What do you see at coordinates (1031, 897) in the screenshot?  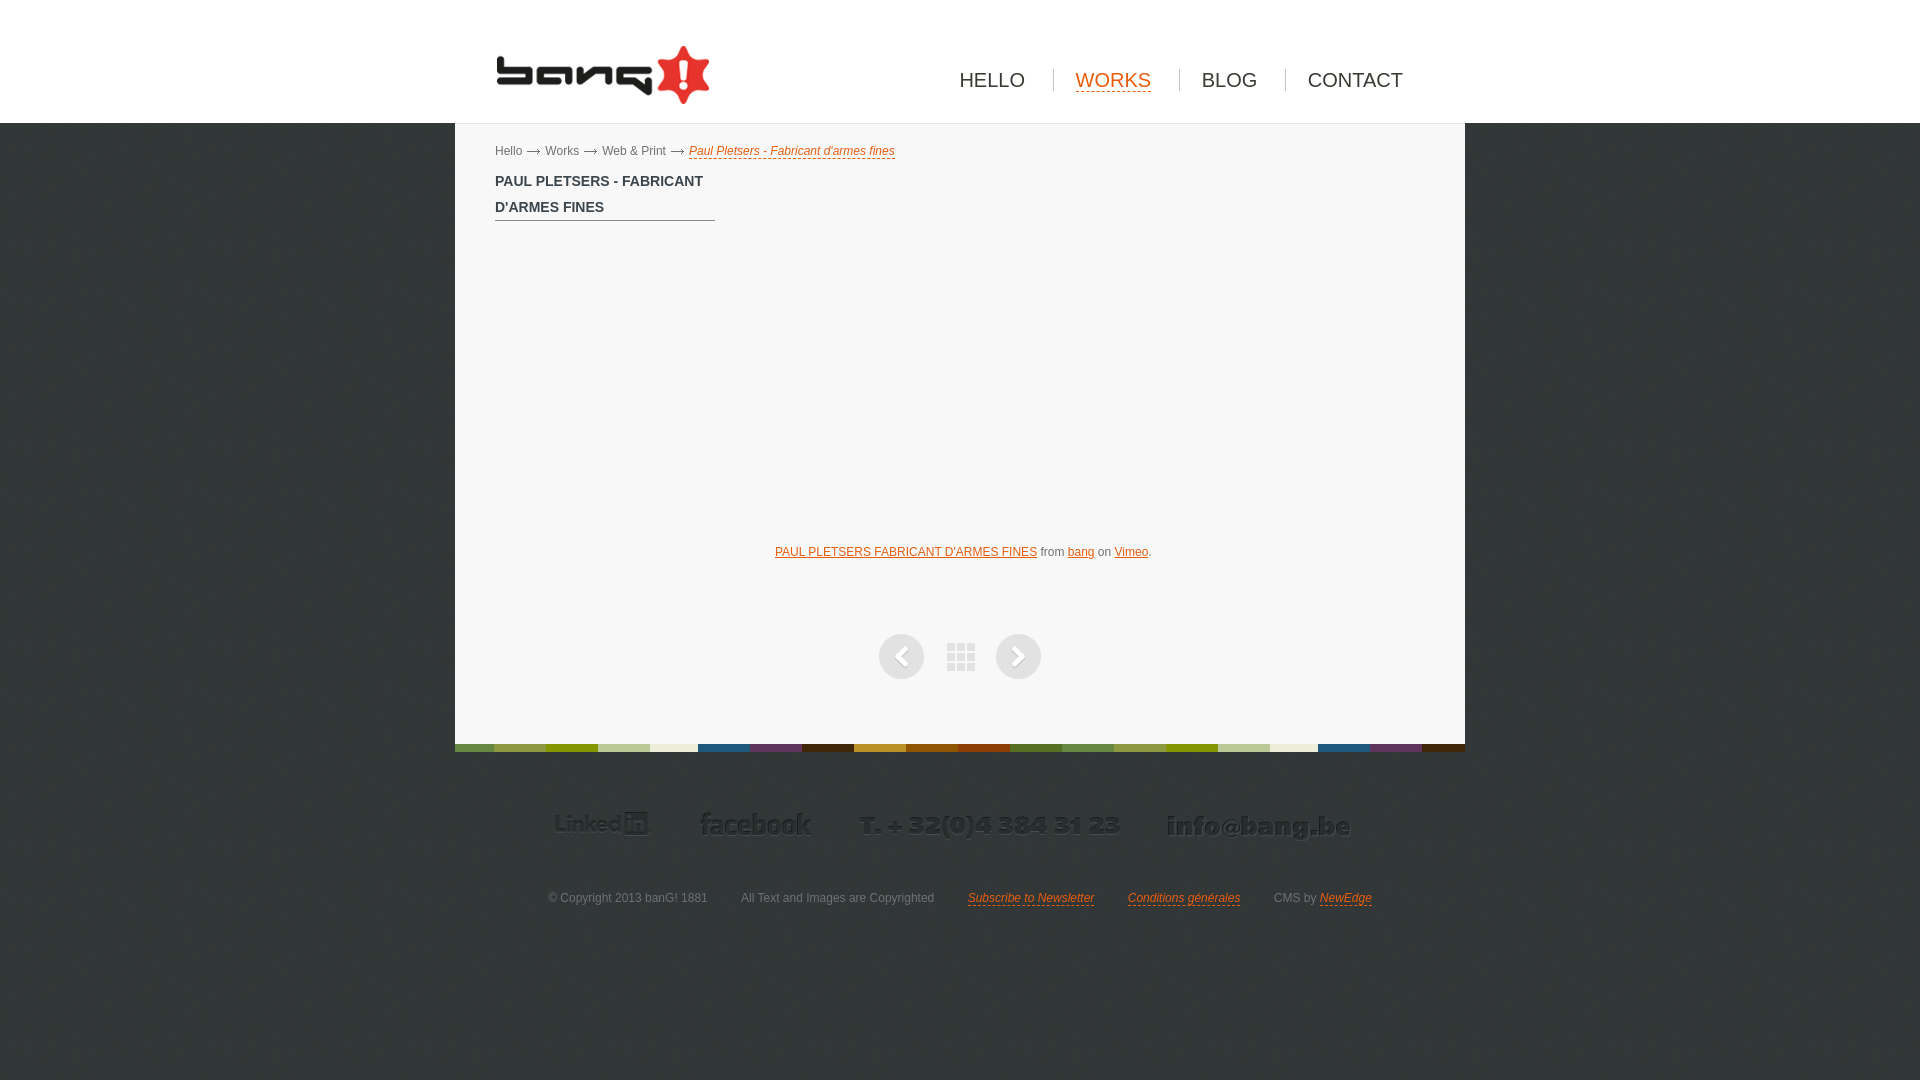 I see `'Subscribe to Newsletter'` at bounding box center [1031, 897].